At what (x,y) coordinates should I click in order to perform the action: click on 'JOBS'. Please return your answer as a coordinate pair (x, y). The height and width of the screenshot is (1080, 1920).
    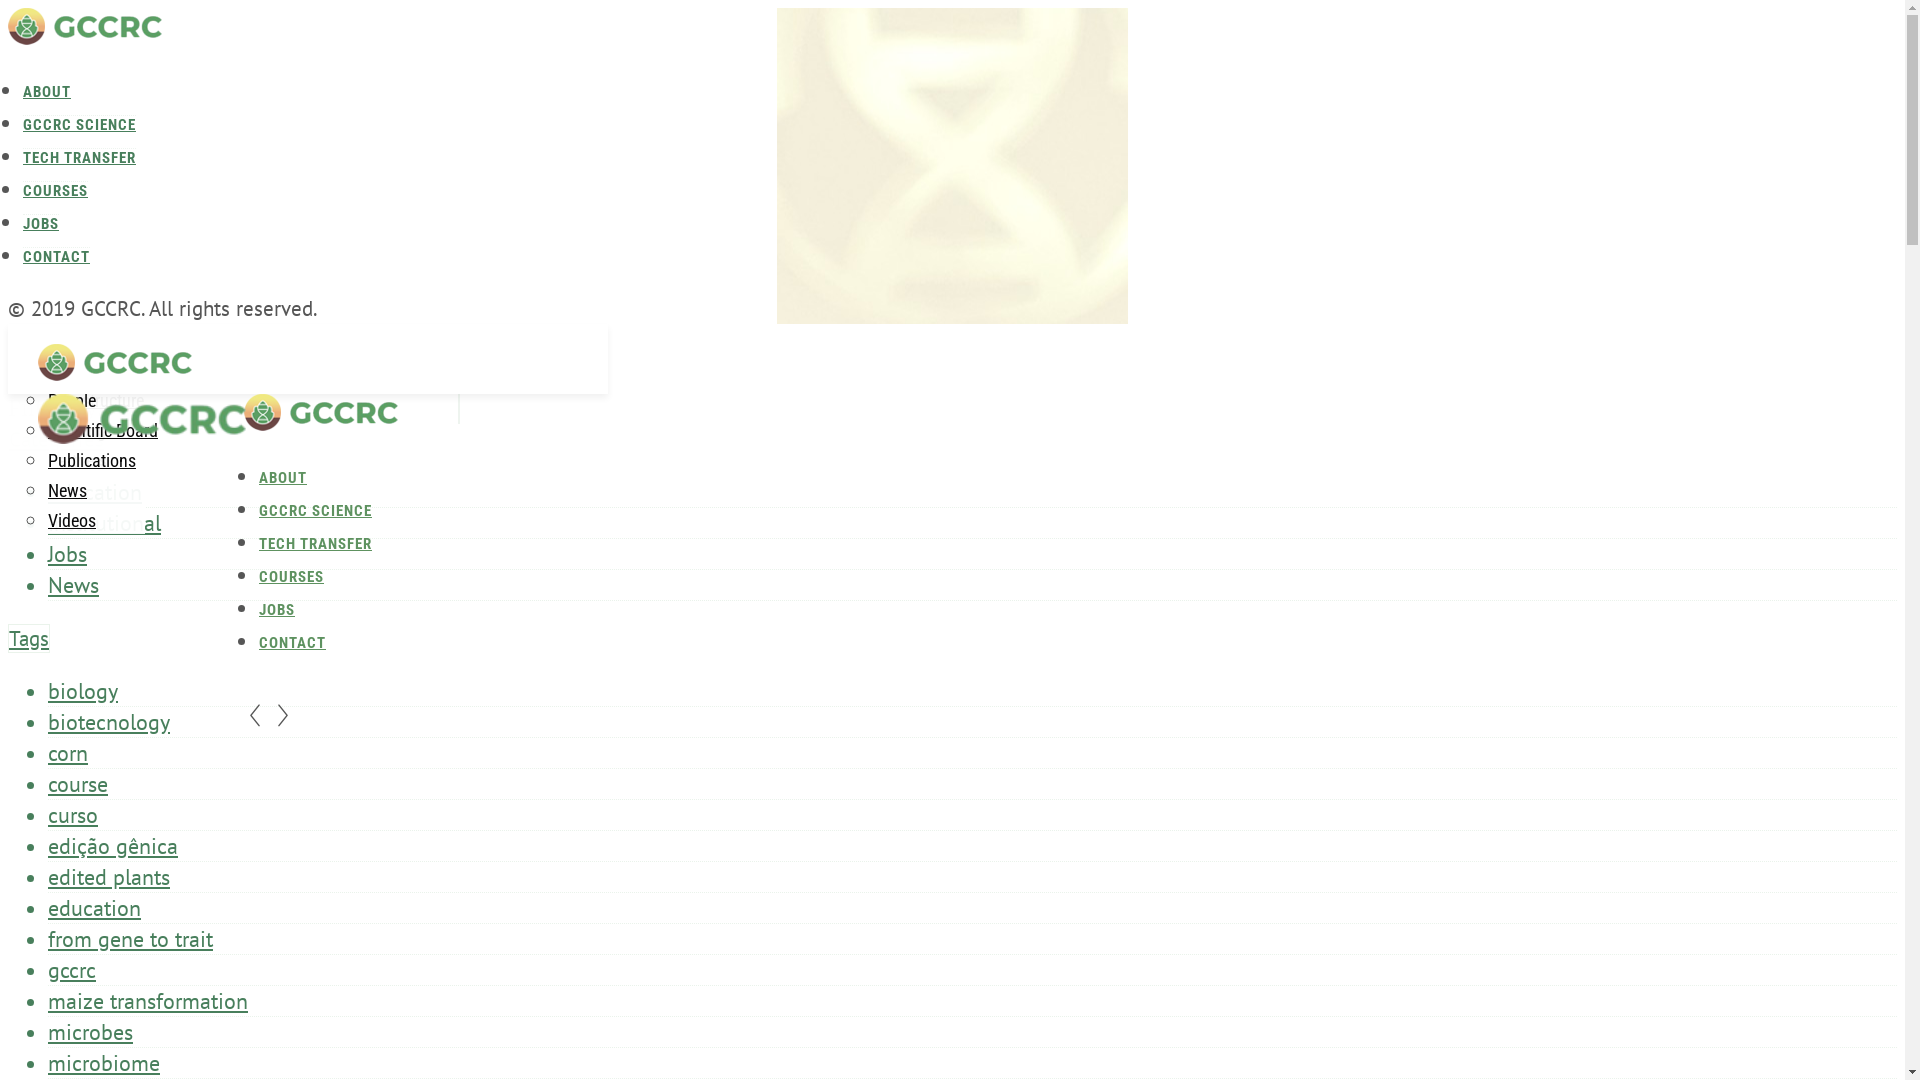
    Looking at the image, I should click on (276, 608).